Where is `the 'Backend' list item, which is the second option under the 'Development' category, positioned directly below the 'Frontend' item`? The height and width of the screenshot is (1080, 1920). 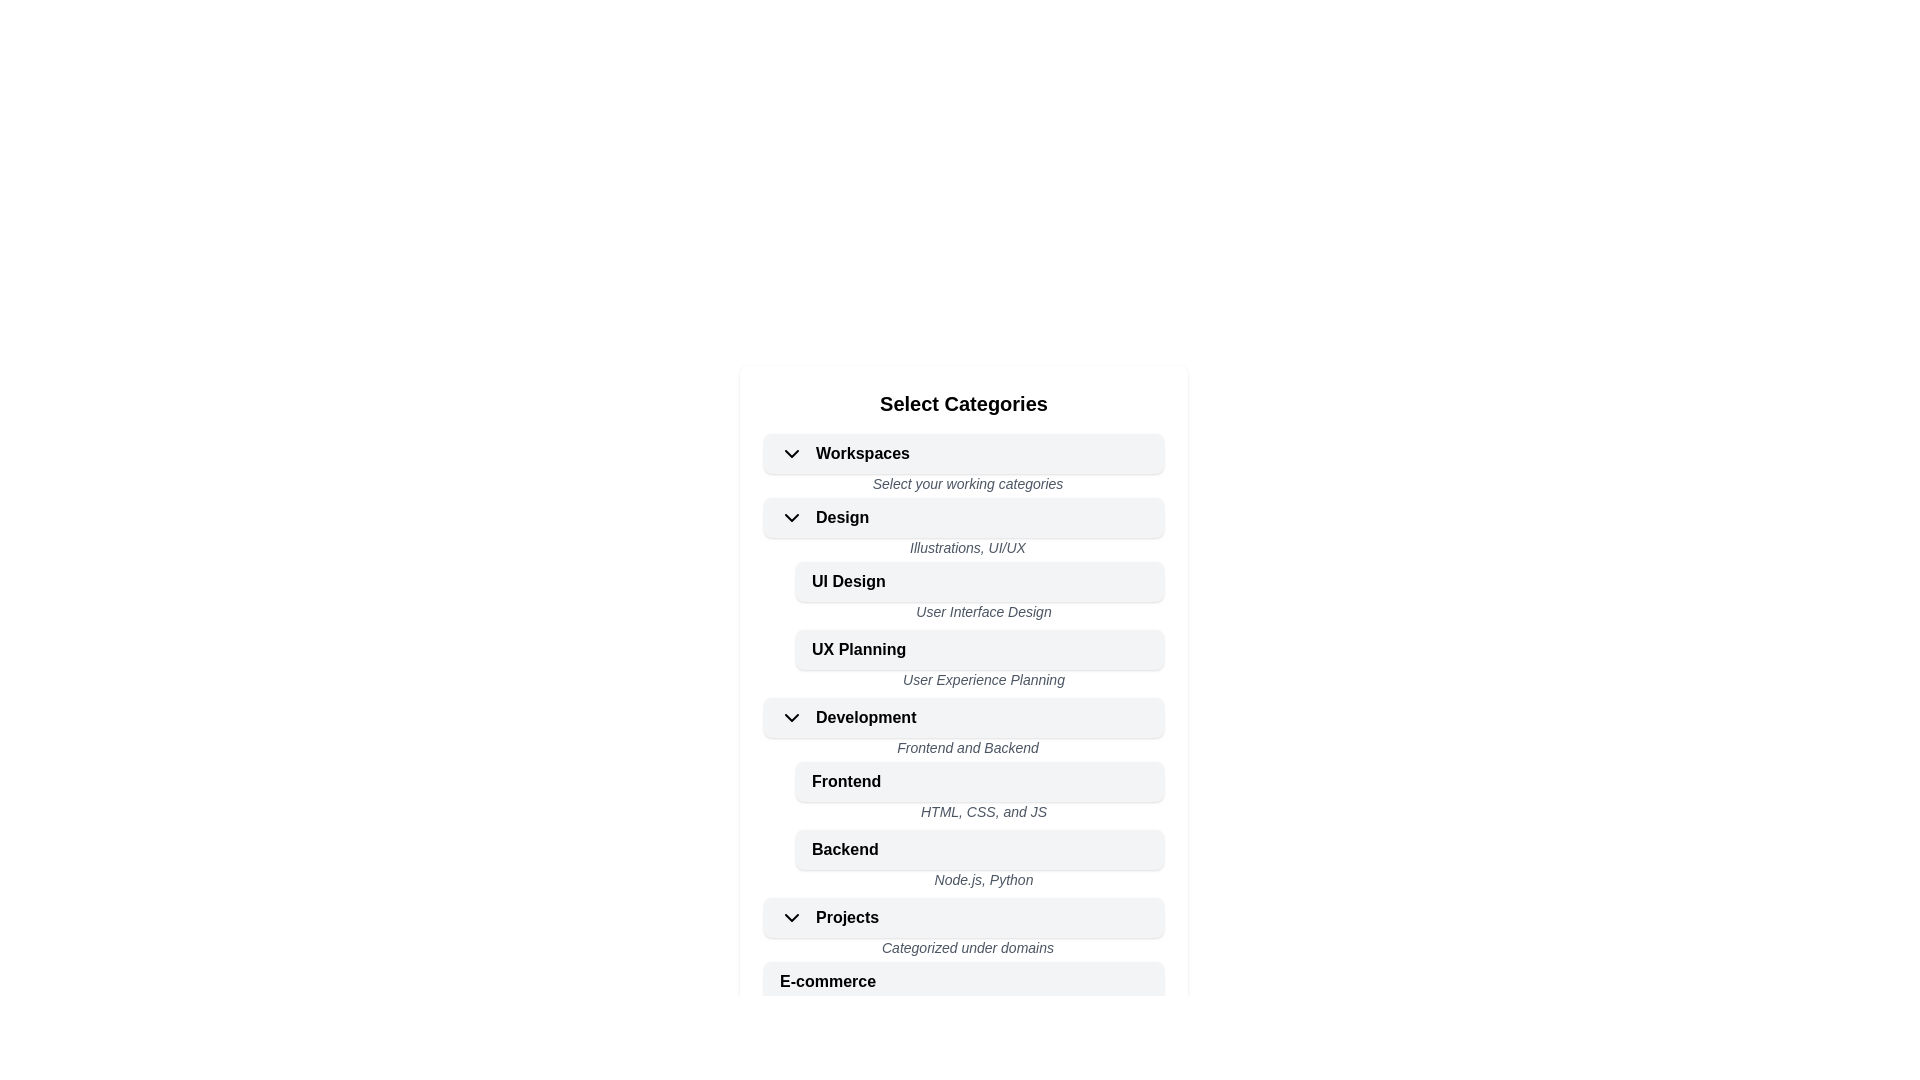
the 'Backend' list item, which is the second option under the 'Development' category, positioned directly below the 'Frontend' item is located at coordinates (979, 849).